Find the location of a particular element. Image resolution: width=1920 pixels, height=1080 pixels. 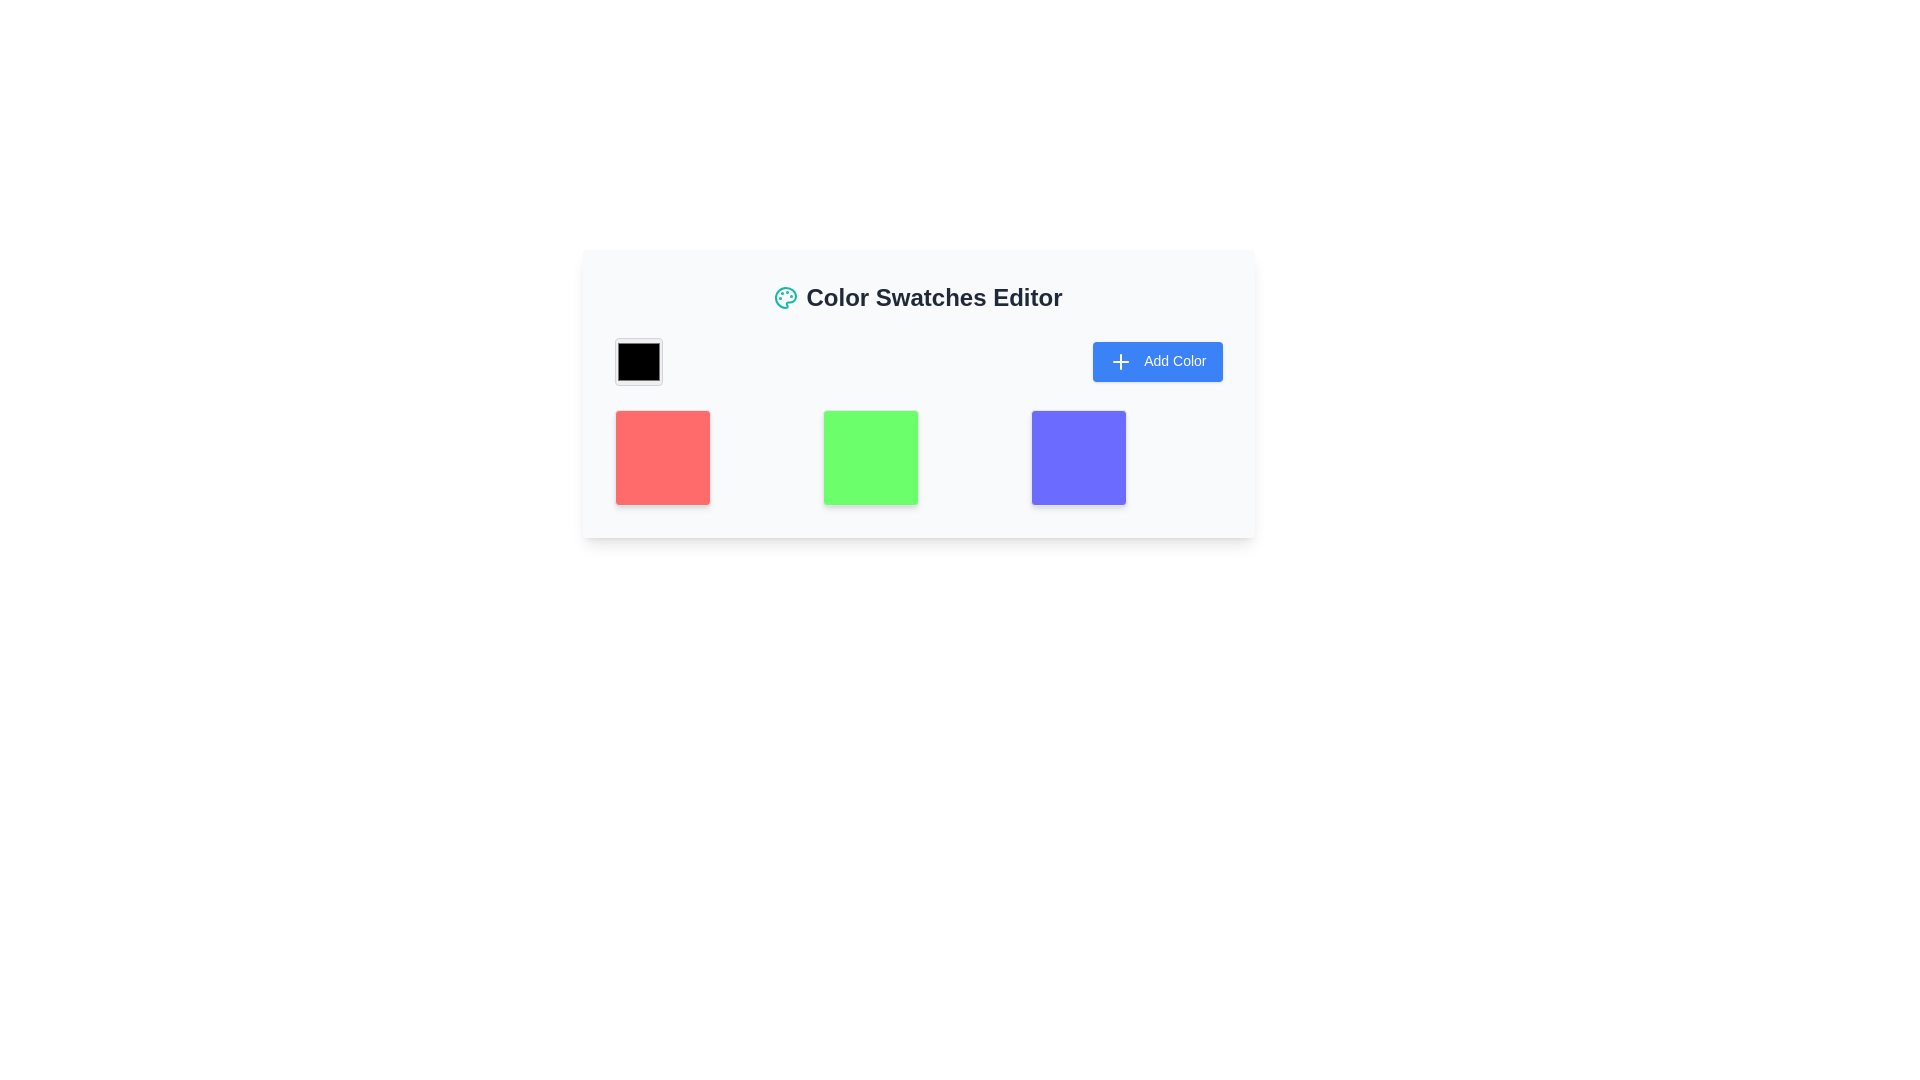

the delete button located at the top right of the blue color swatch to trigger visual feedback is located at coordinates (1201, 428).